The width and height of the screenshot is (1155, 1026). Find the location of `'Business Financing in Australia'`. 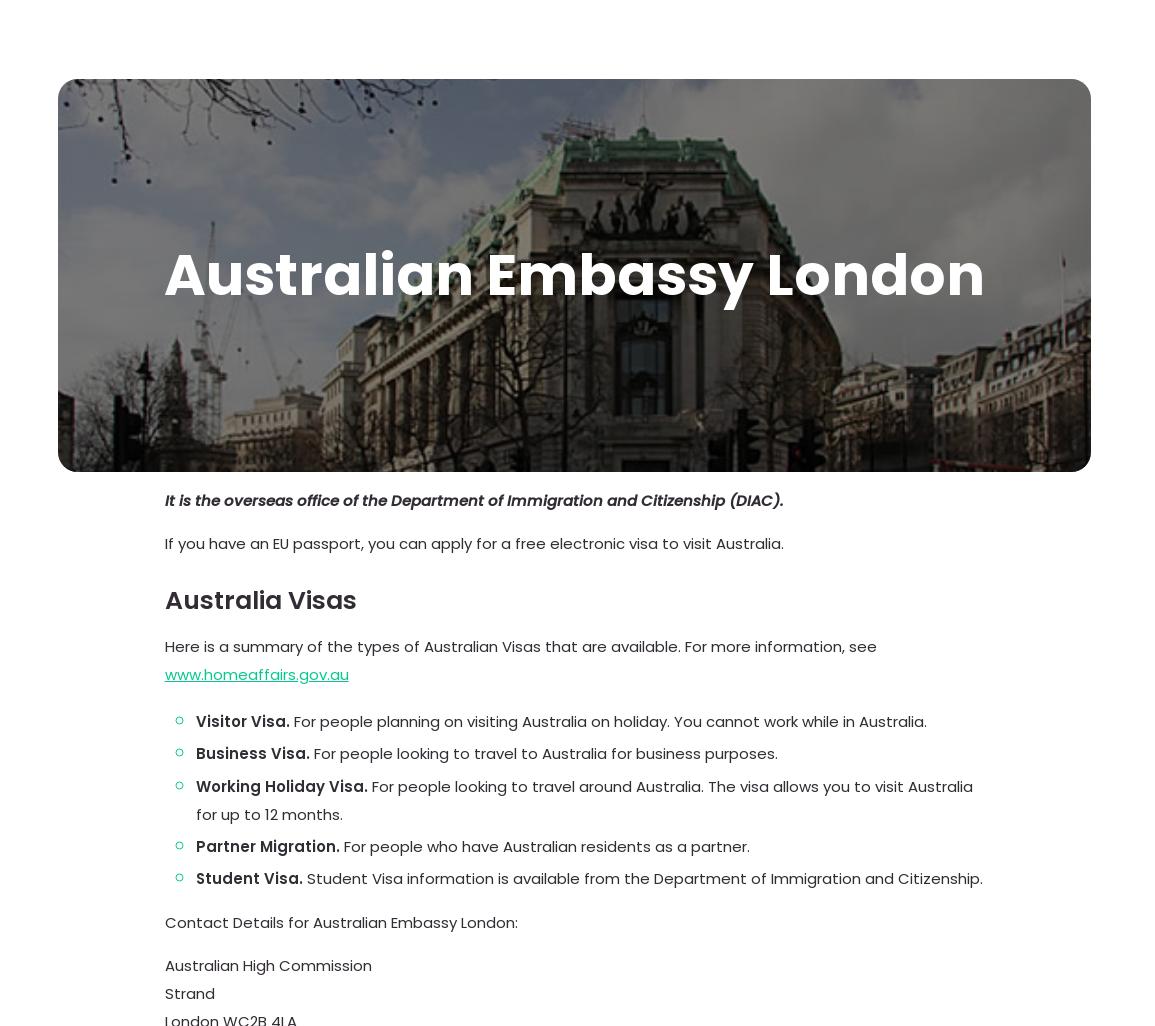

'Business Financing in Australia' is located at coordinates (833, 621).